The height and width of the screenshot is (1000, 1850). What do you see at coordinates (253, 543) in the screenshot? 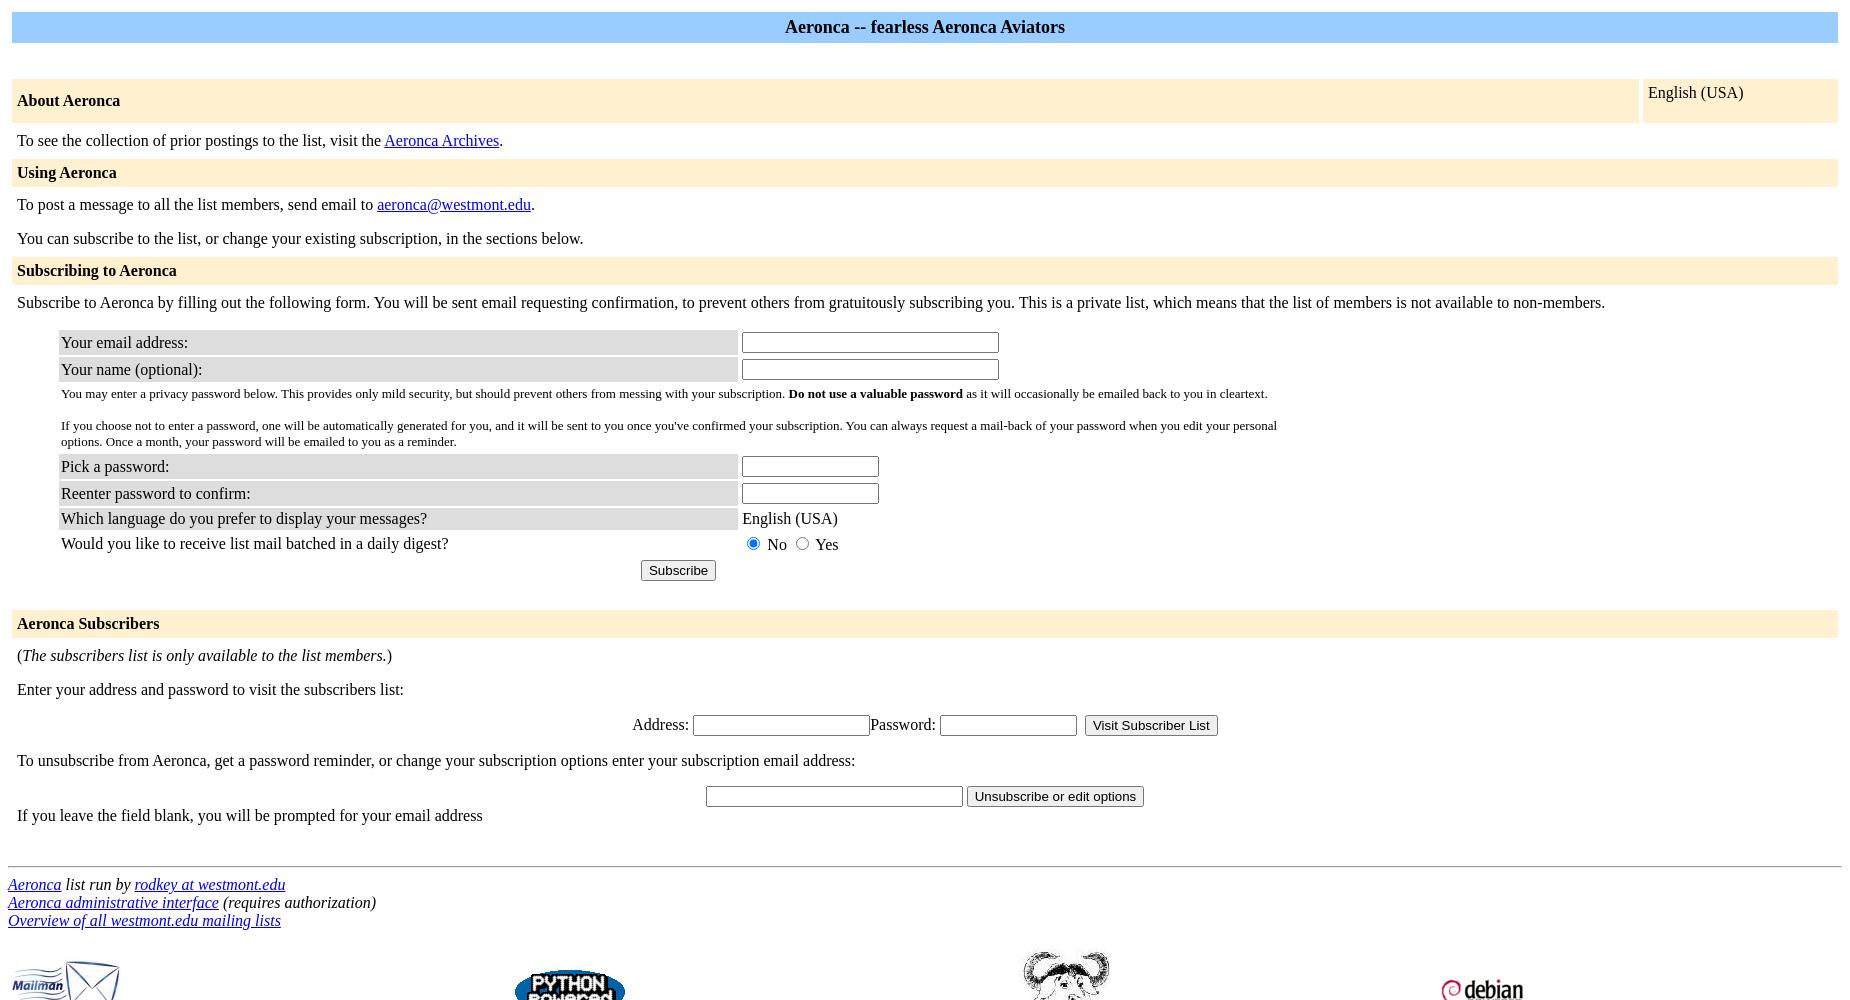
I see `'Would you like to receive list mail batched in a daily
	  digest?'` at bounding box center [253, 543].